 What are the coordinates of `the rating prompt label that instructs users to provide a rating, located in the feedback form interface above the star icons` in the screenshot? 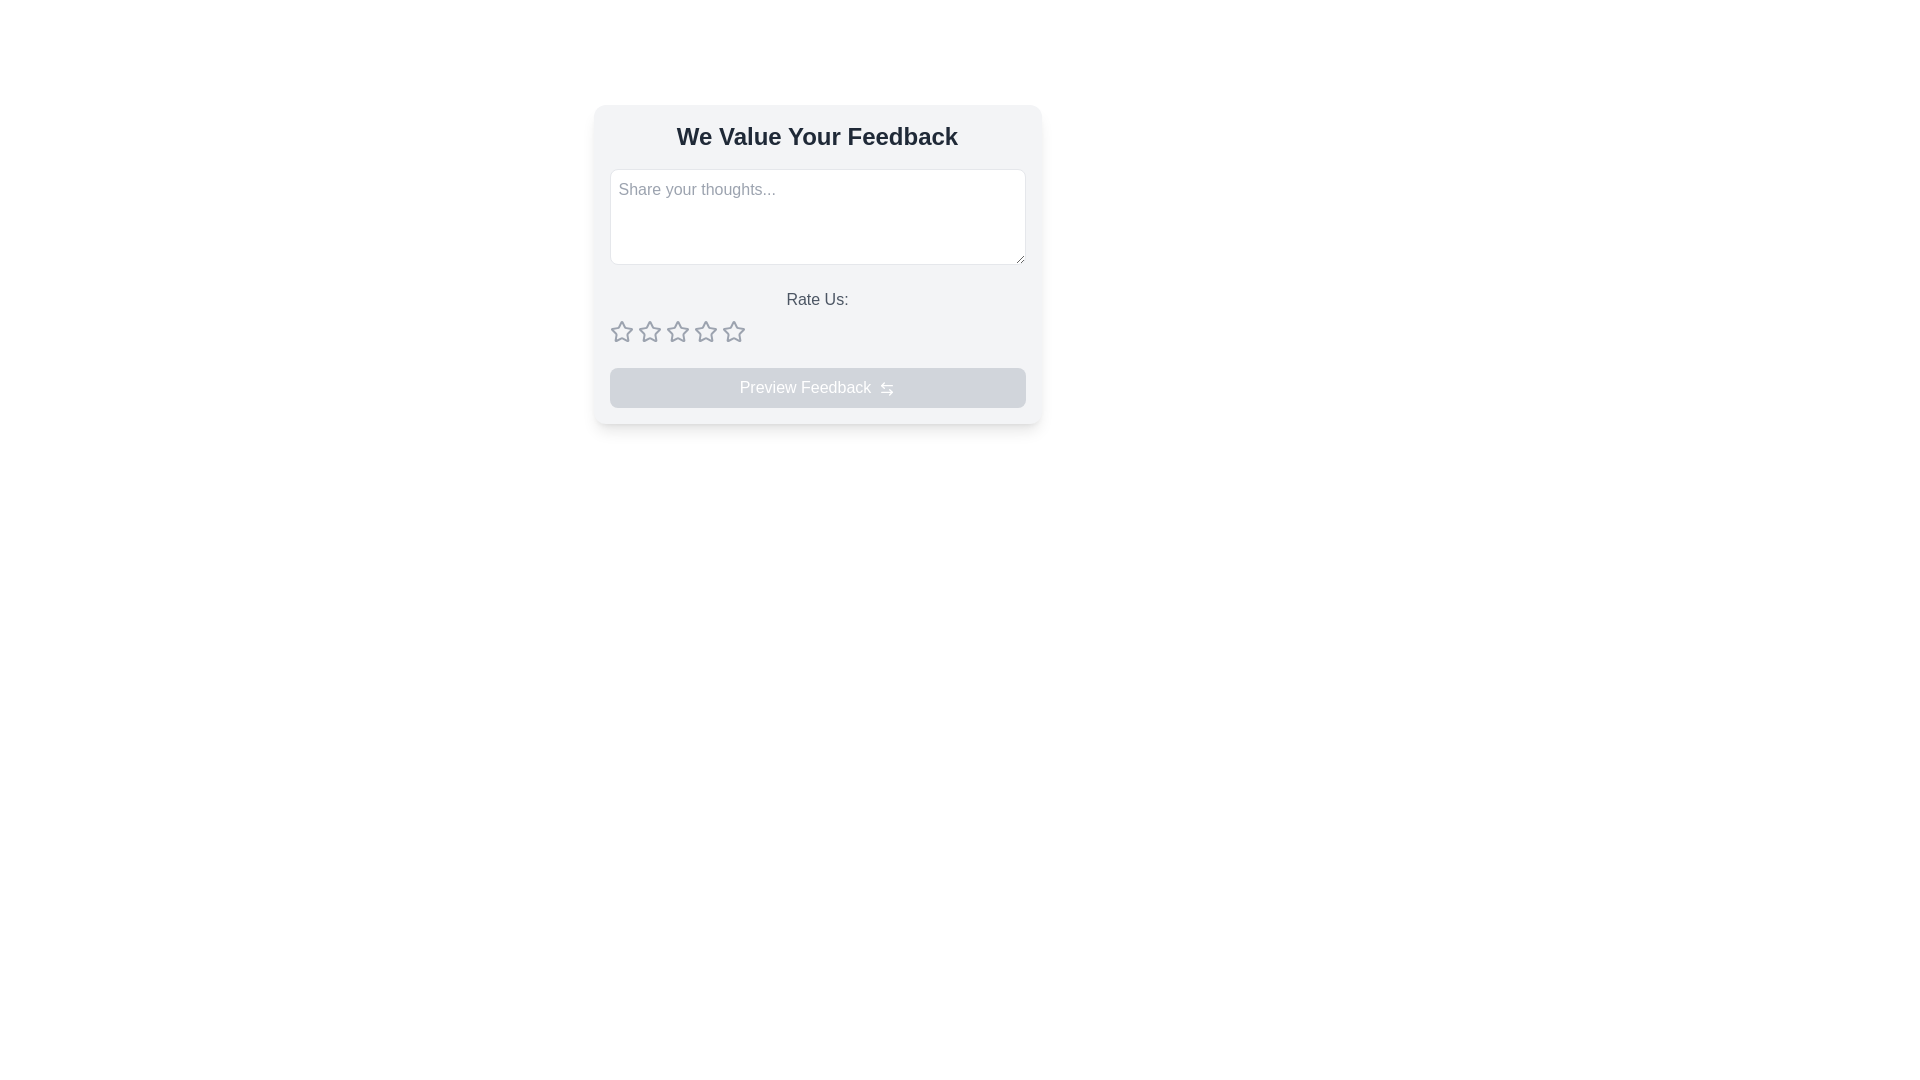 It's located at (817, 300).